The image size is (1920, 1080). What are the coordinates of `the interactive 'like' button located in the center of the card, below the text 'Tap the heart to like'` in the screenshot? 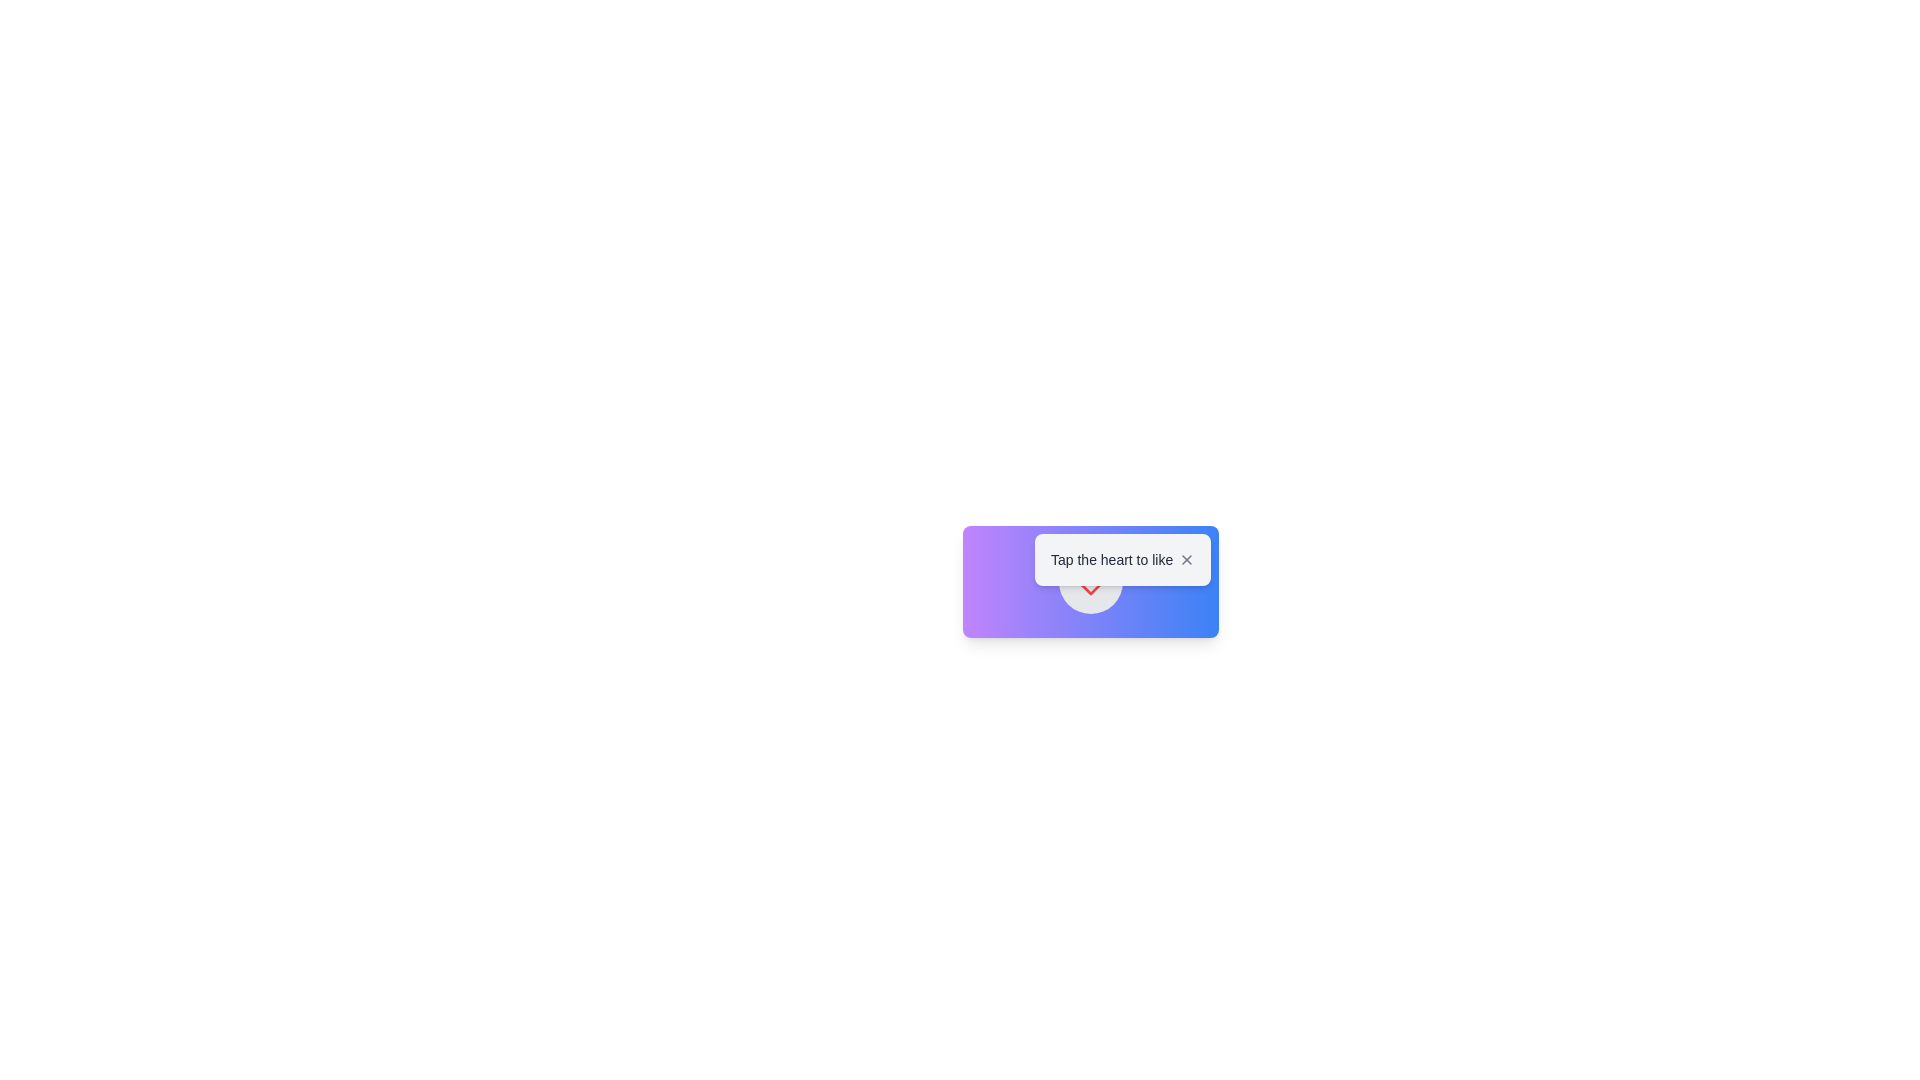 It's located at (1089, 582).